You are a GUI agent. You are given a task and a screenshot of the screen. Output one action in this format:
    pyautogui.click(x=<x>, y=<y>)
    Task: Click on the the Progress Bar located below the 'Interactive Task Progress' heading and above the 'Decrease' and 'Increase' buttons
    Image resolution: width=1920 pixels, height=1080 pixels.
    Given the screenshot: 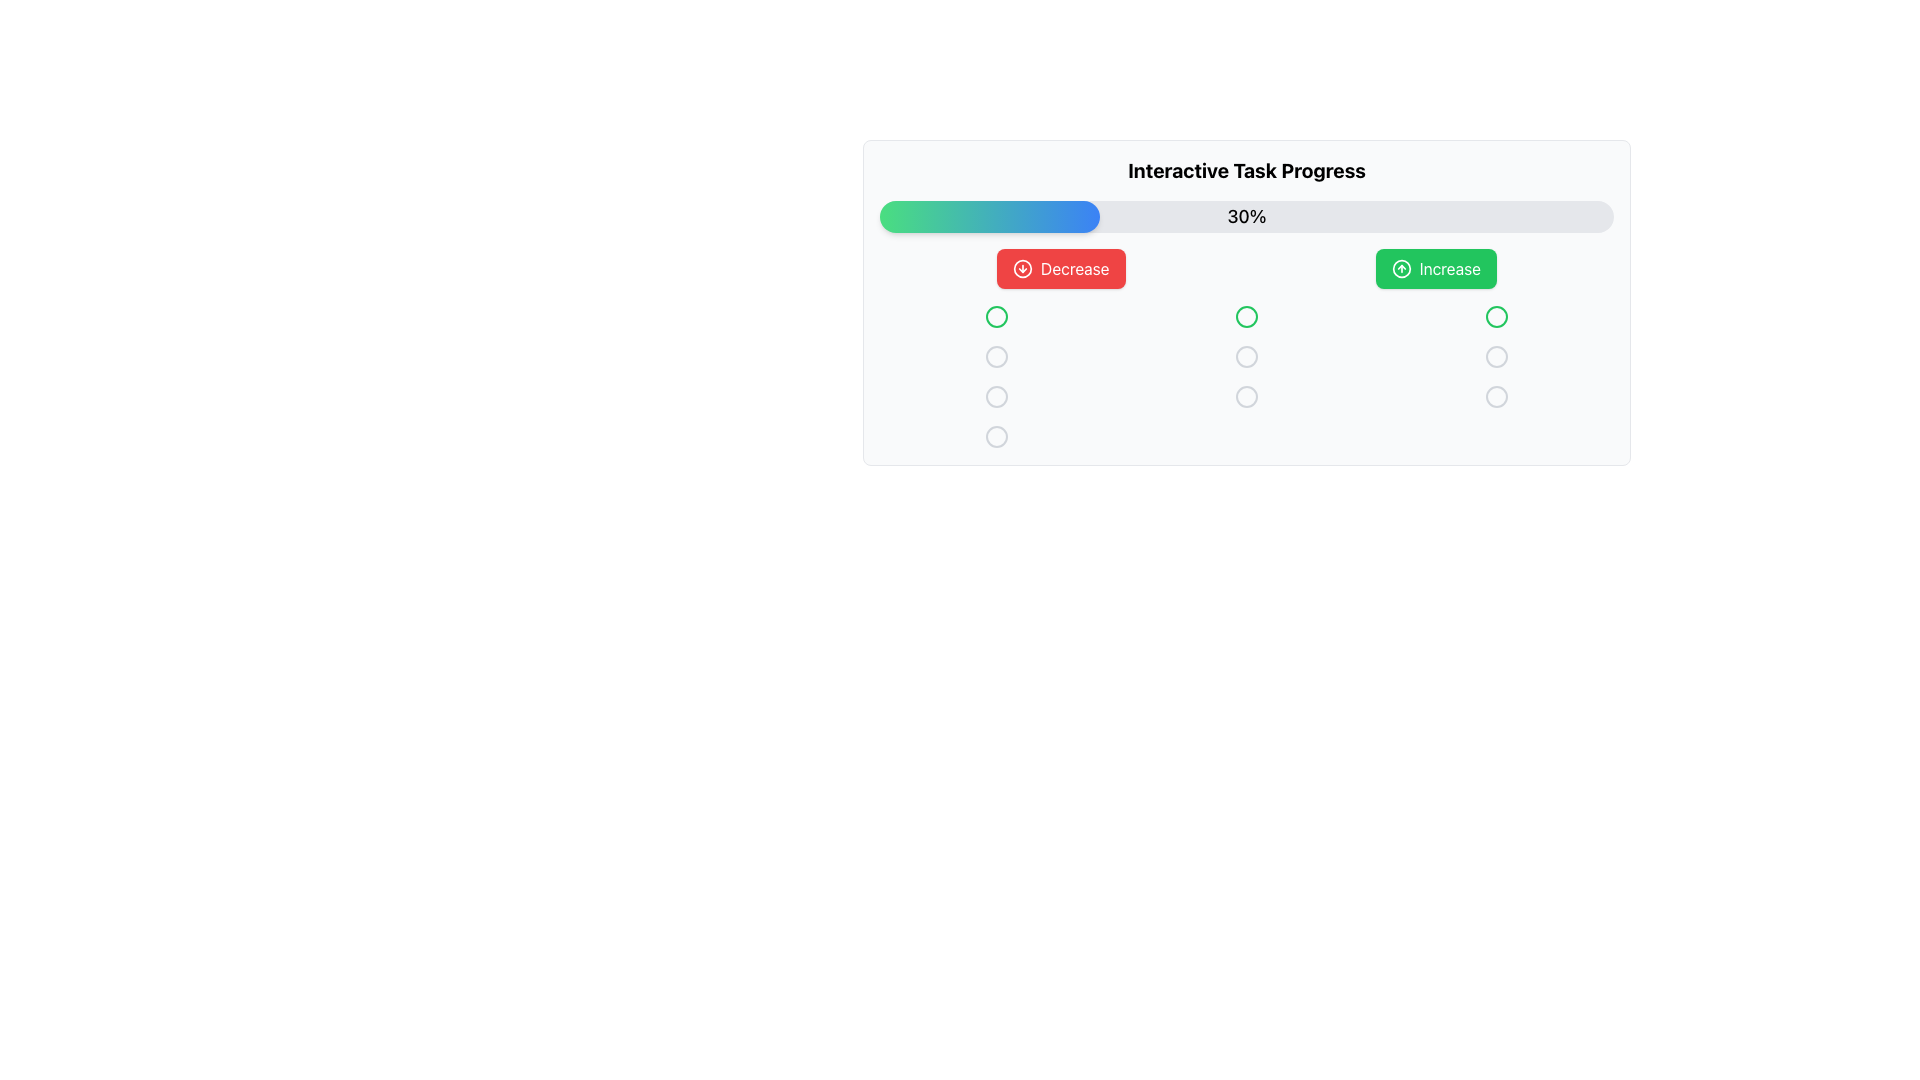 What is the action you would take?
    pyautogui.click(x=1246, y=216)
    